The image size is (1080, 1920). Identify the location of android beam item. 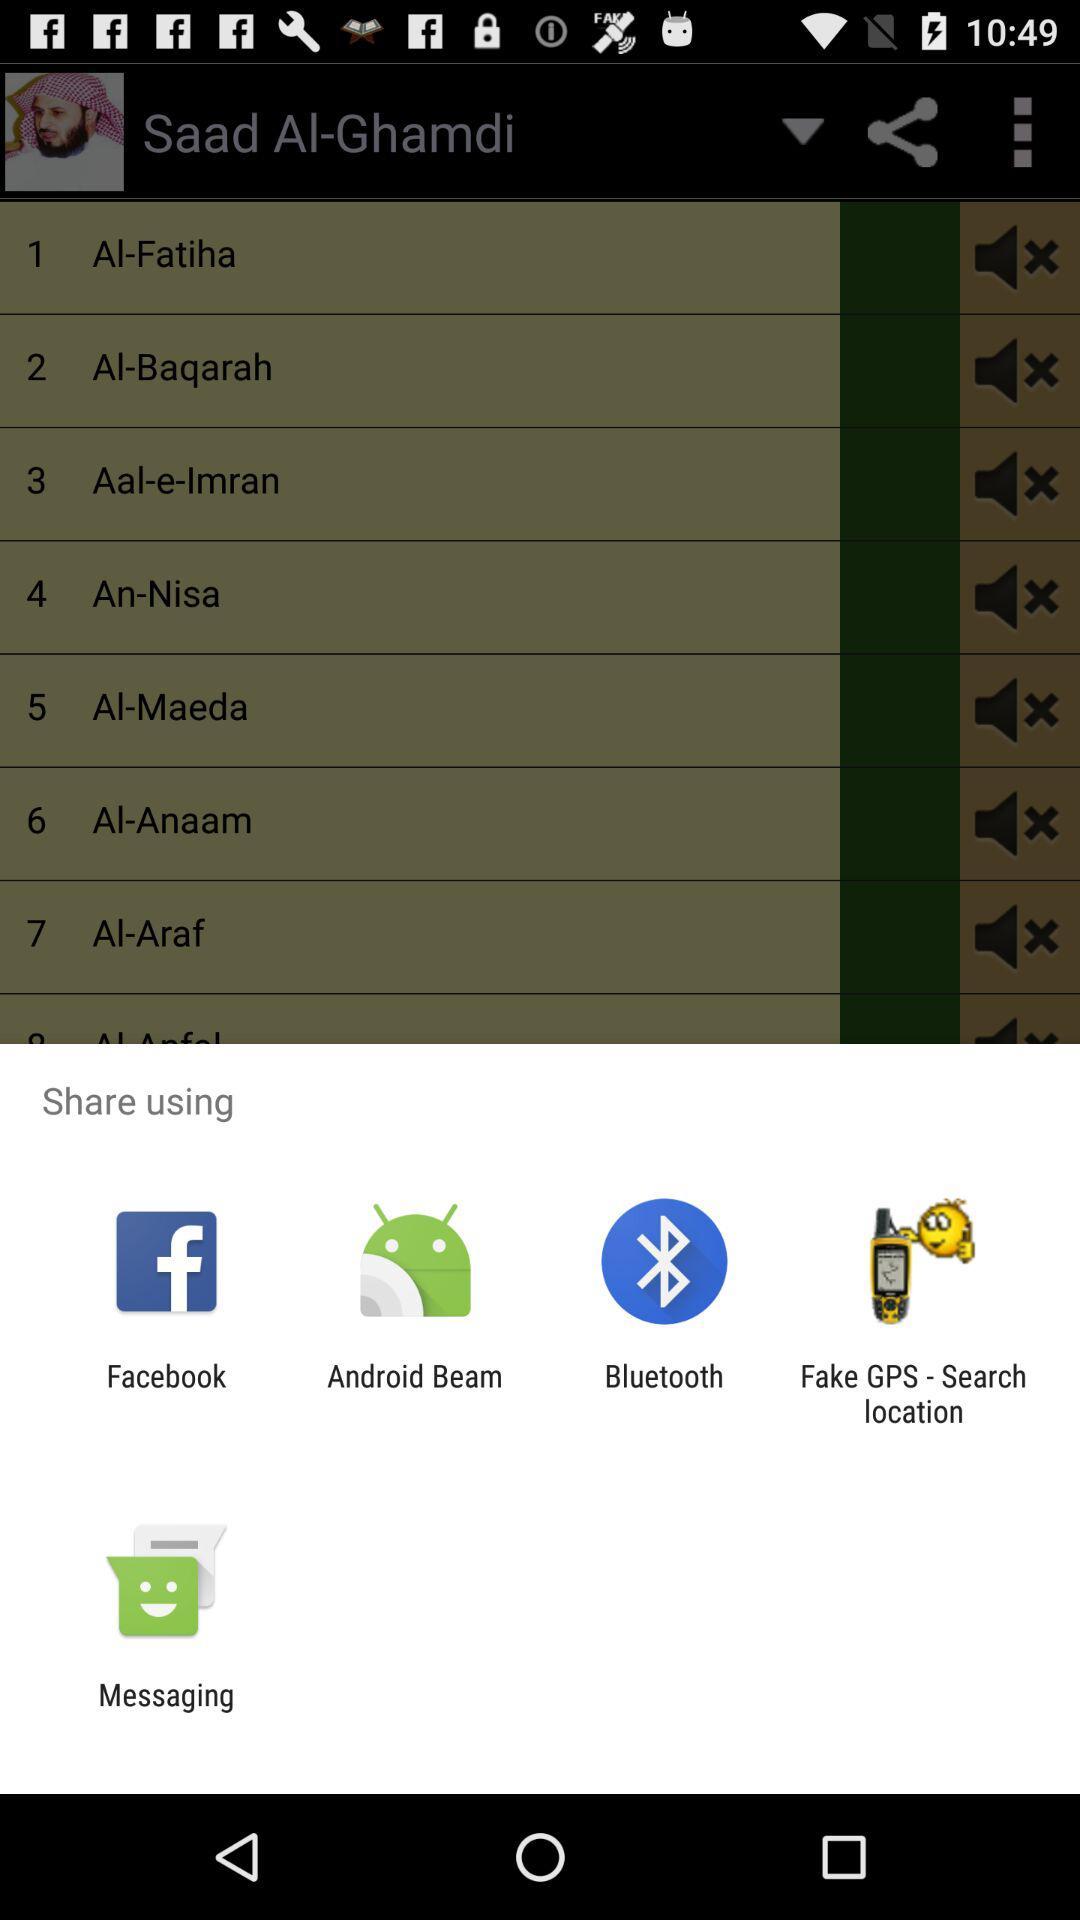
(414, 1392).